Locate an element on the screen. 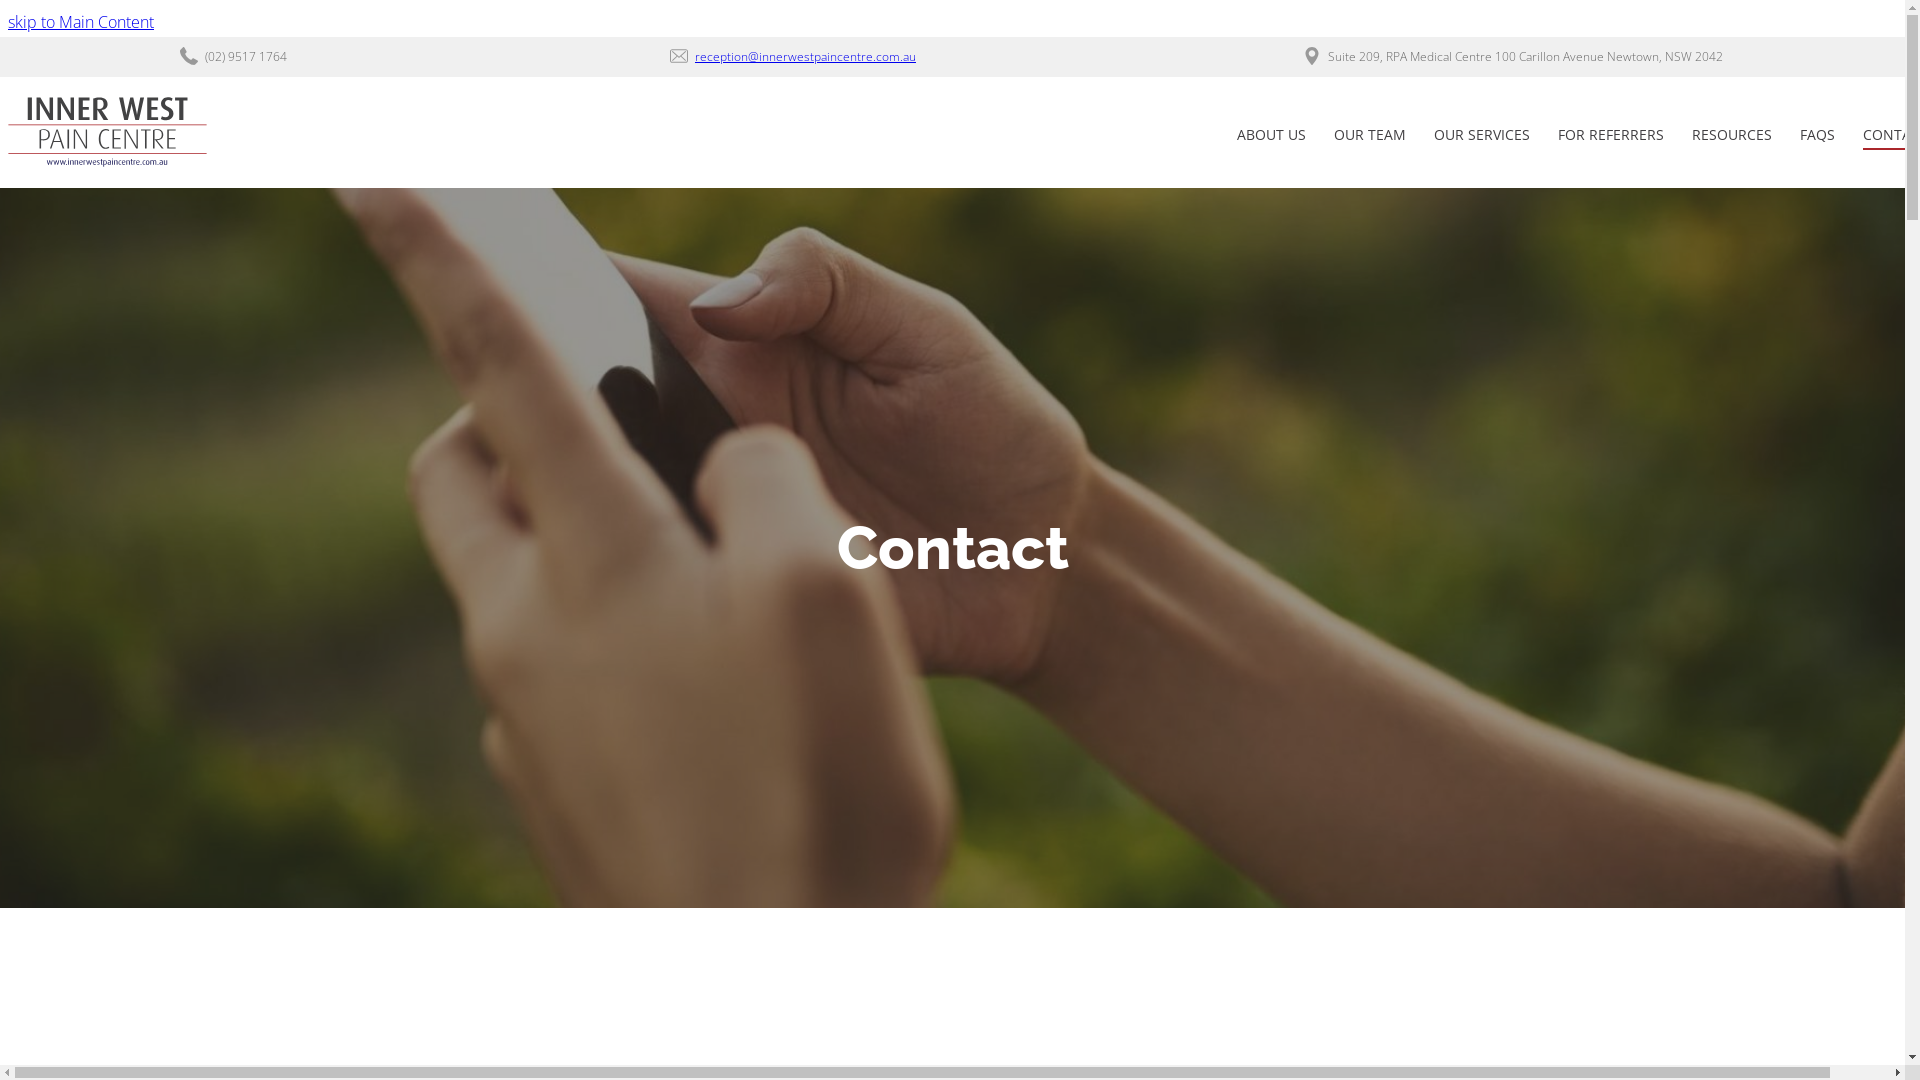  'OUR TEAM' is located at coordinates (1368, 136).